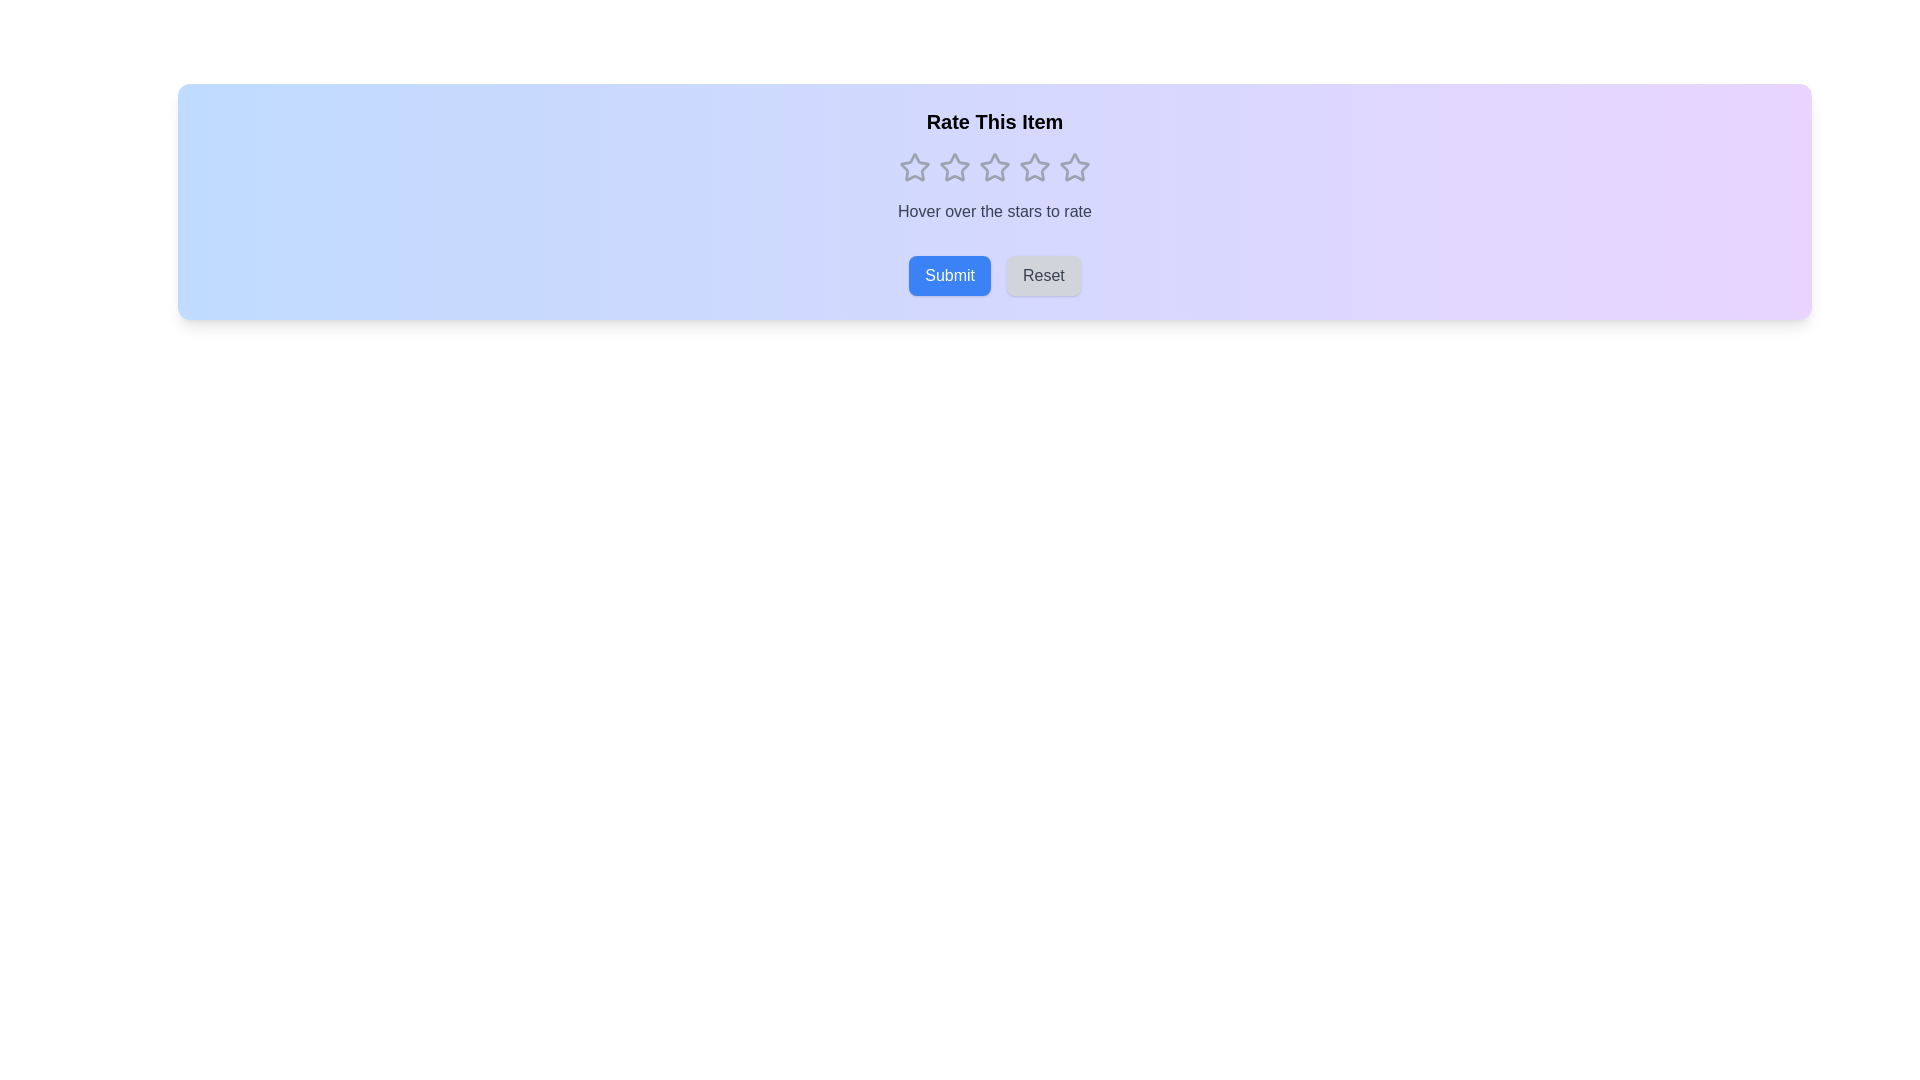  I want to click on the third outlined star icon in the horizontal array for rating, located centrally under the heading 'Rate This Item', so click(1035, 166).